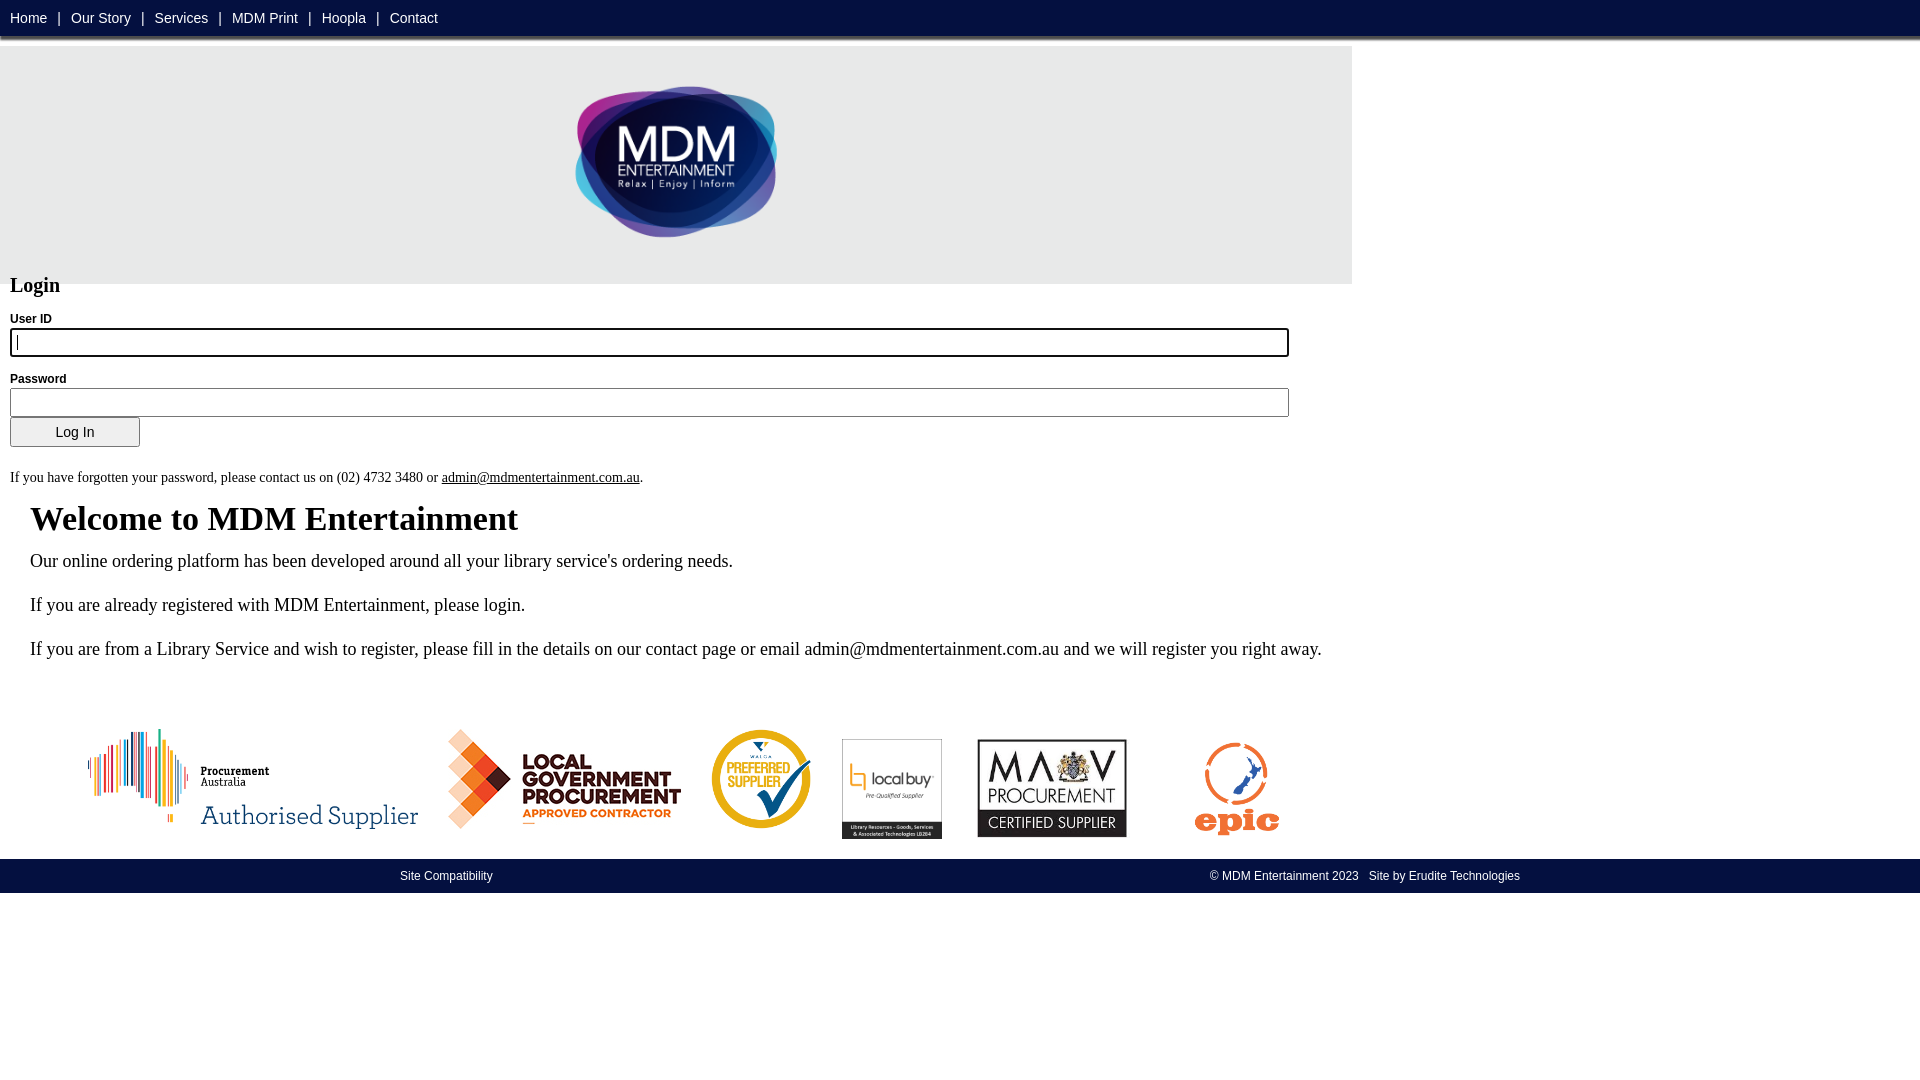  Describe the element at coordinates (9, 431) in the screenshot. I see `'Log In'` at that location.